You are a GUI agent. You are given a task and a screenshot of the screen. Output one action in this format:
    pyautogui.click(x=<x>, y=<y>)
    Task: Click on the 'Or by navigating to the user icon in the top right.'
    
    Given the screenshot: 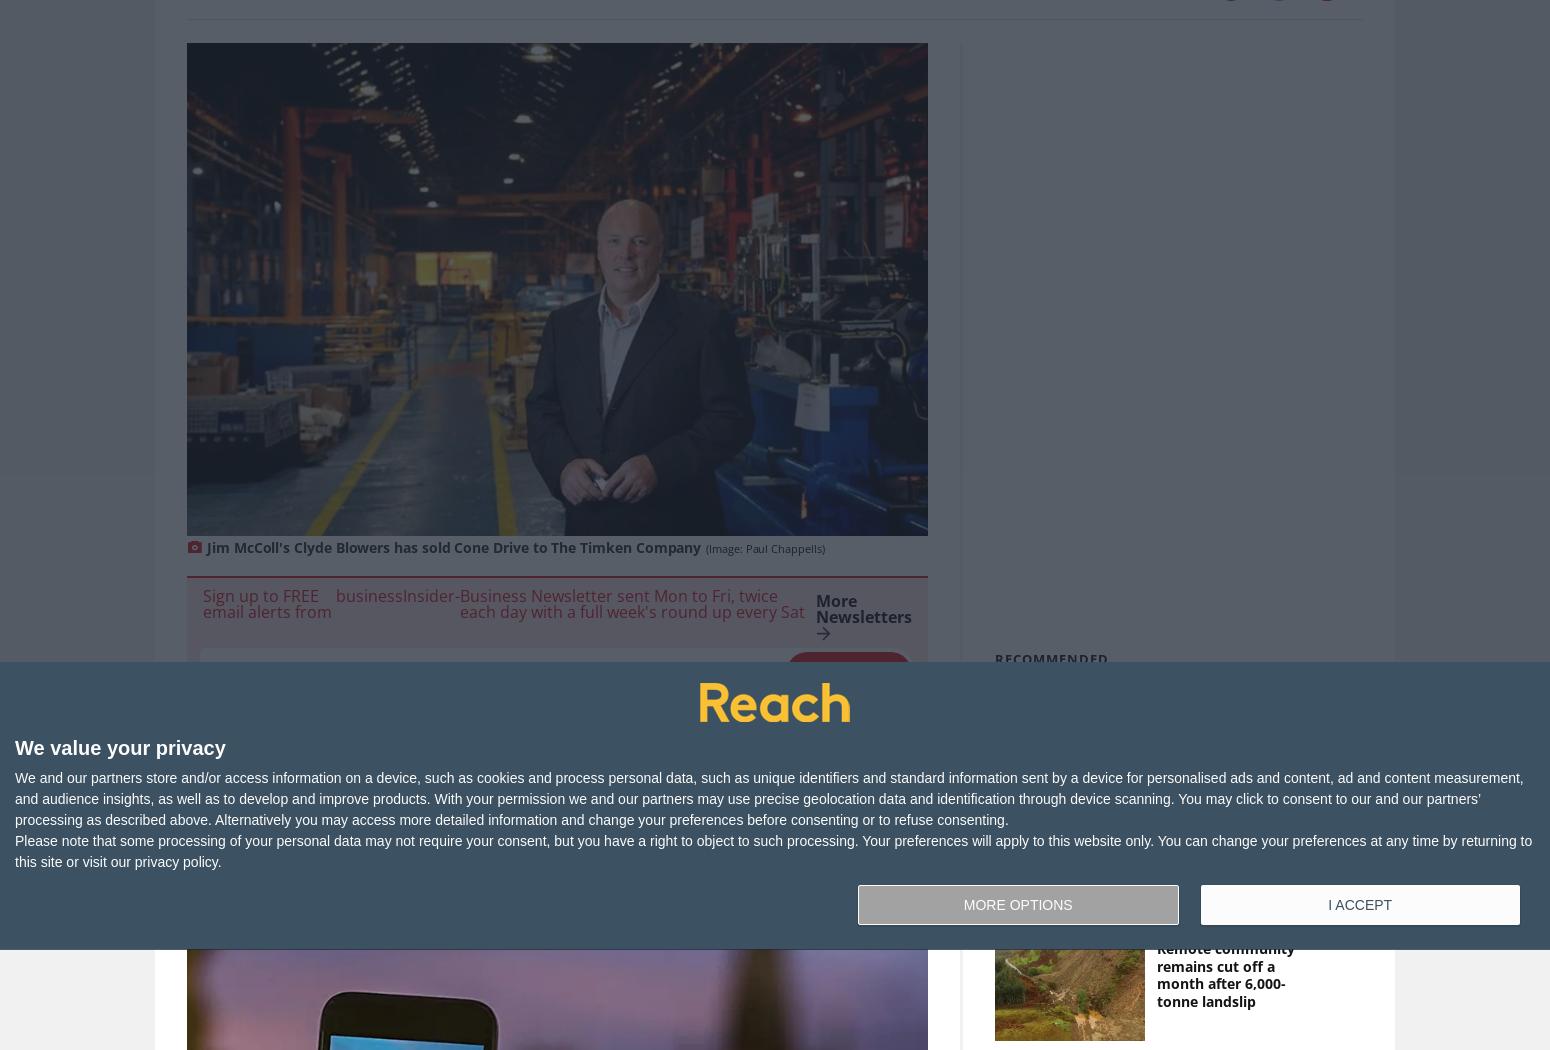 What is the action you would take?
    pyautogui.click(x=769, y=873)
    